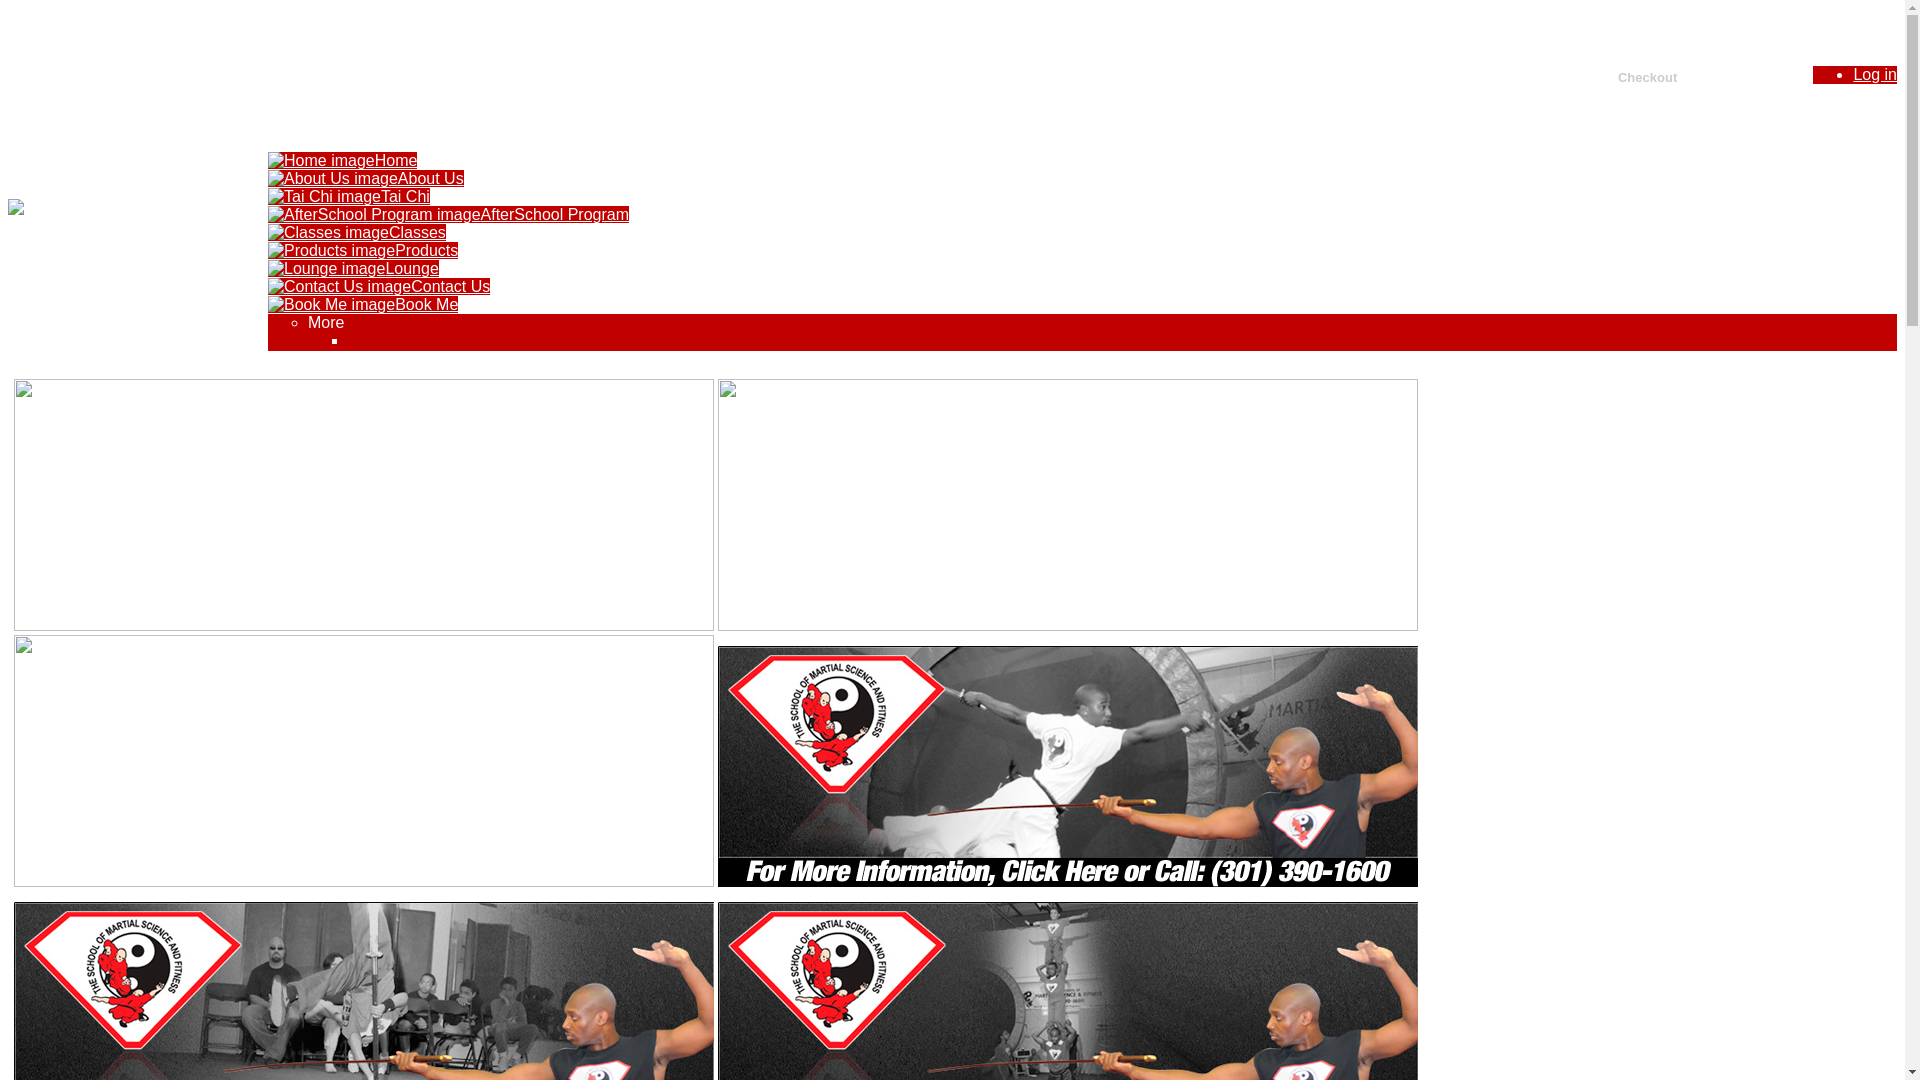 This screenshot has height=1080, width=1920. Describe the element at coordinates (363, 249) in the screenshot. I see `'Products'` at that location.